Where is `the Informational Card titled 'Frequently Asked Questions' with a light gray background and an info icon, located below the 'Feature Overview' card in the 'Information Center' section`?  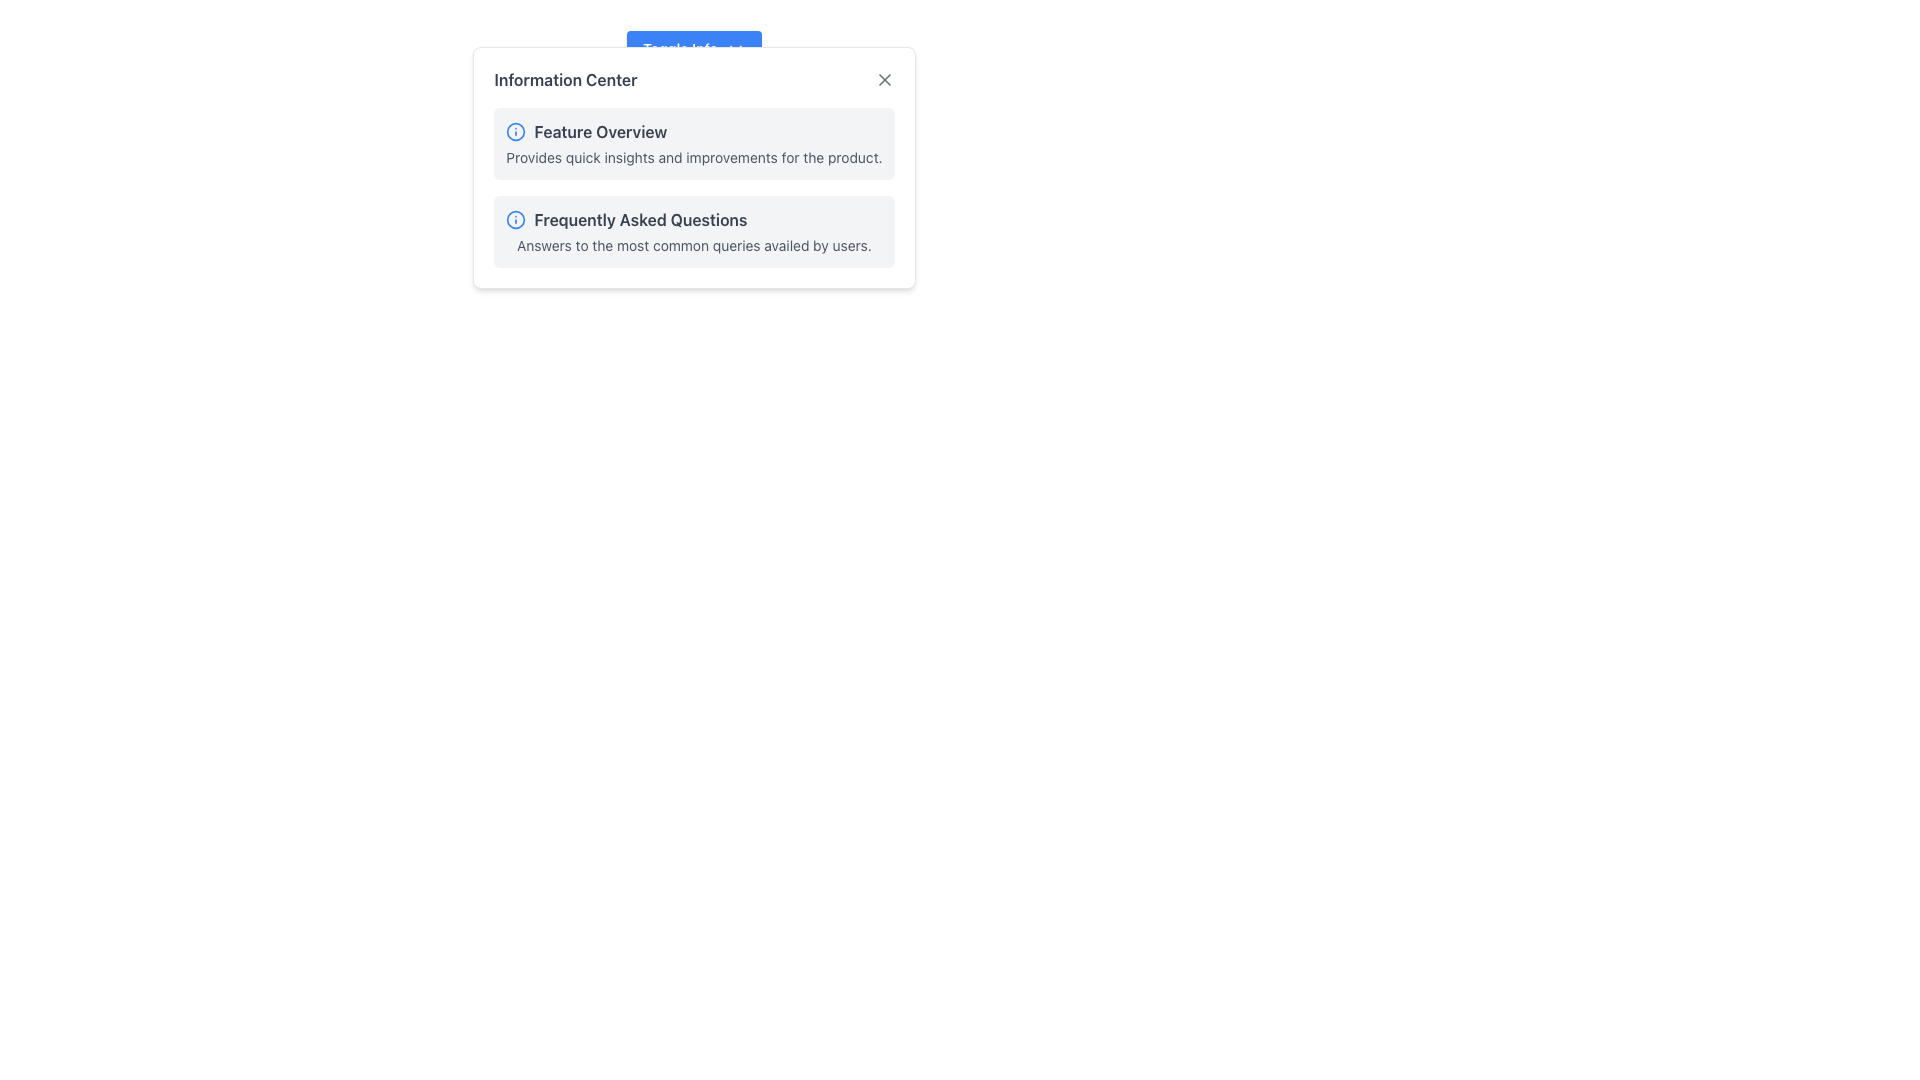 the Informational Card titled 'Frequently Asked Questions' with a light gray background and an info icon, located below the 'Feature Overview' card in the 'Information Center' section is located at coordinates (694, 230).